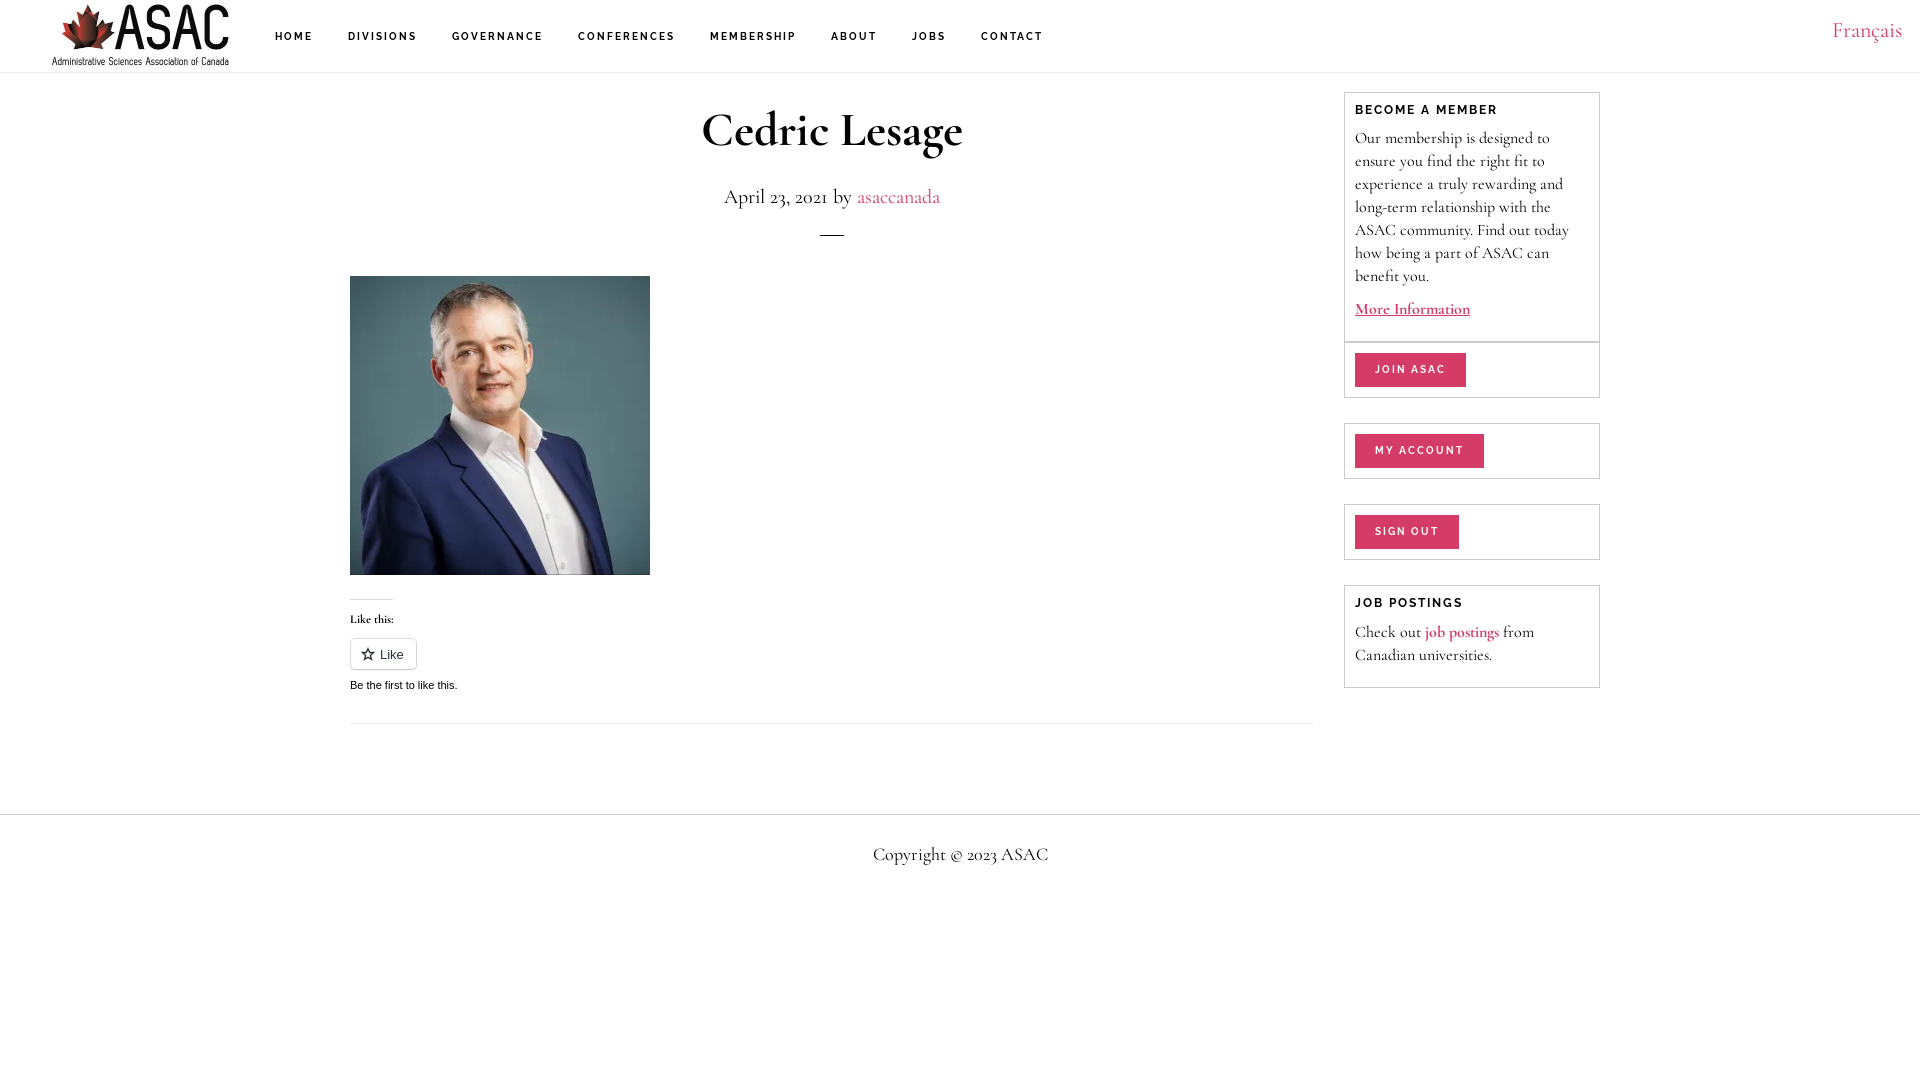  Describe the element at coordinates (1418, 451) in the screenshot. I see `'MY ACCOUNT'` at that location.